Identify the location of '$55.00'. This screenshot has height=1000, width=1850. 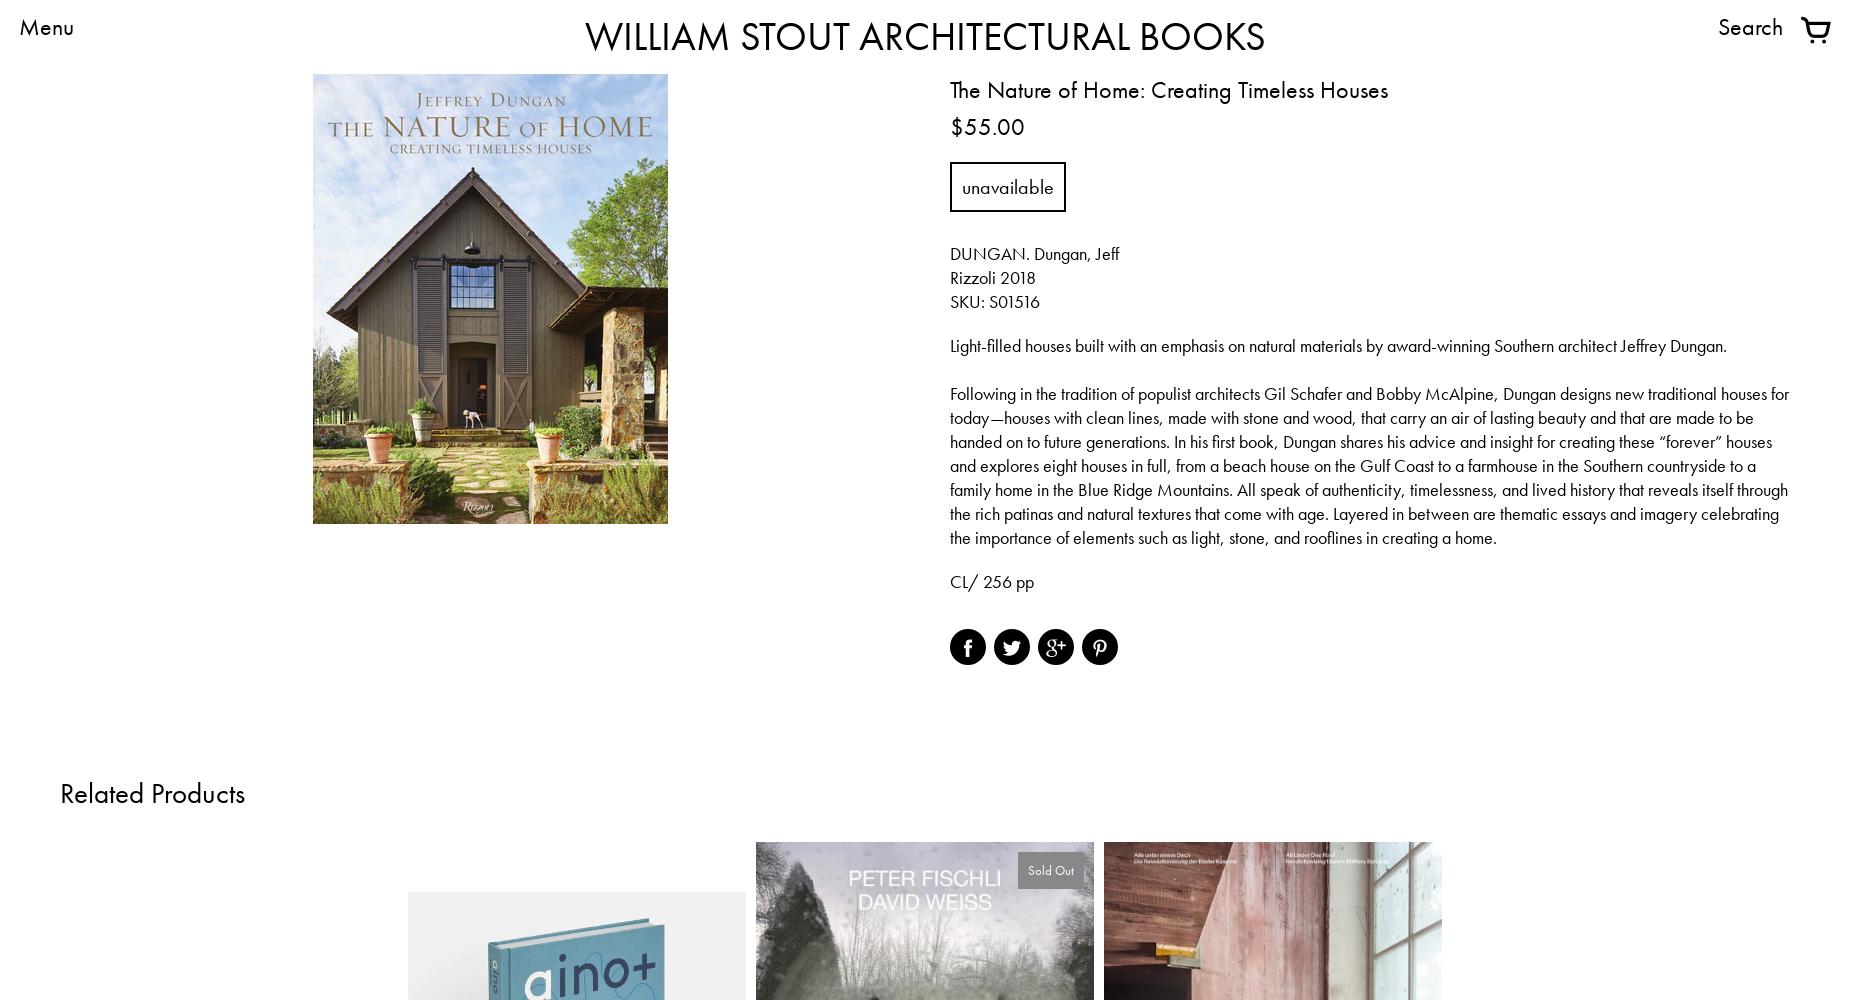
(986, 126).